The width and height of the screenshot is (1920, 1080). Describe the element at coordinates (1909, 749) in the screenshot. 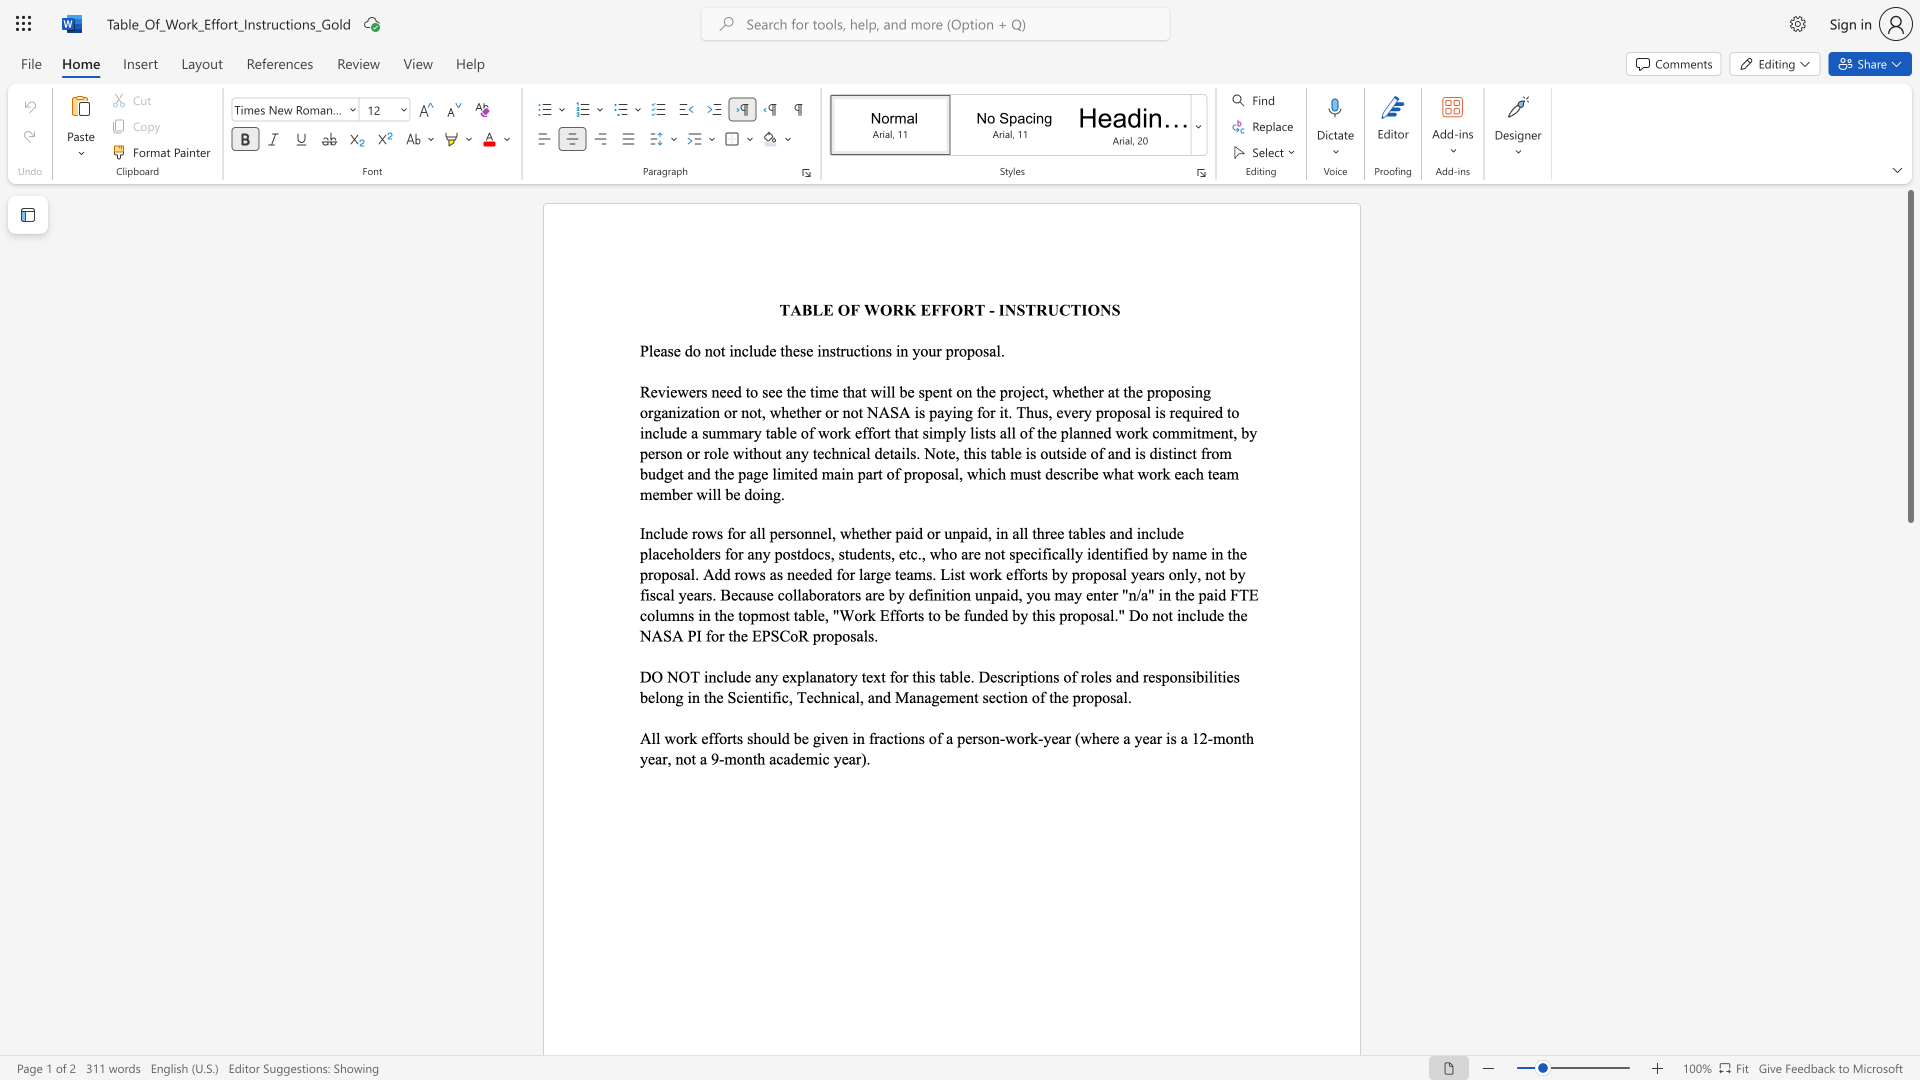

I see `the scrollbar to move the page down` at that location.